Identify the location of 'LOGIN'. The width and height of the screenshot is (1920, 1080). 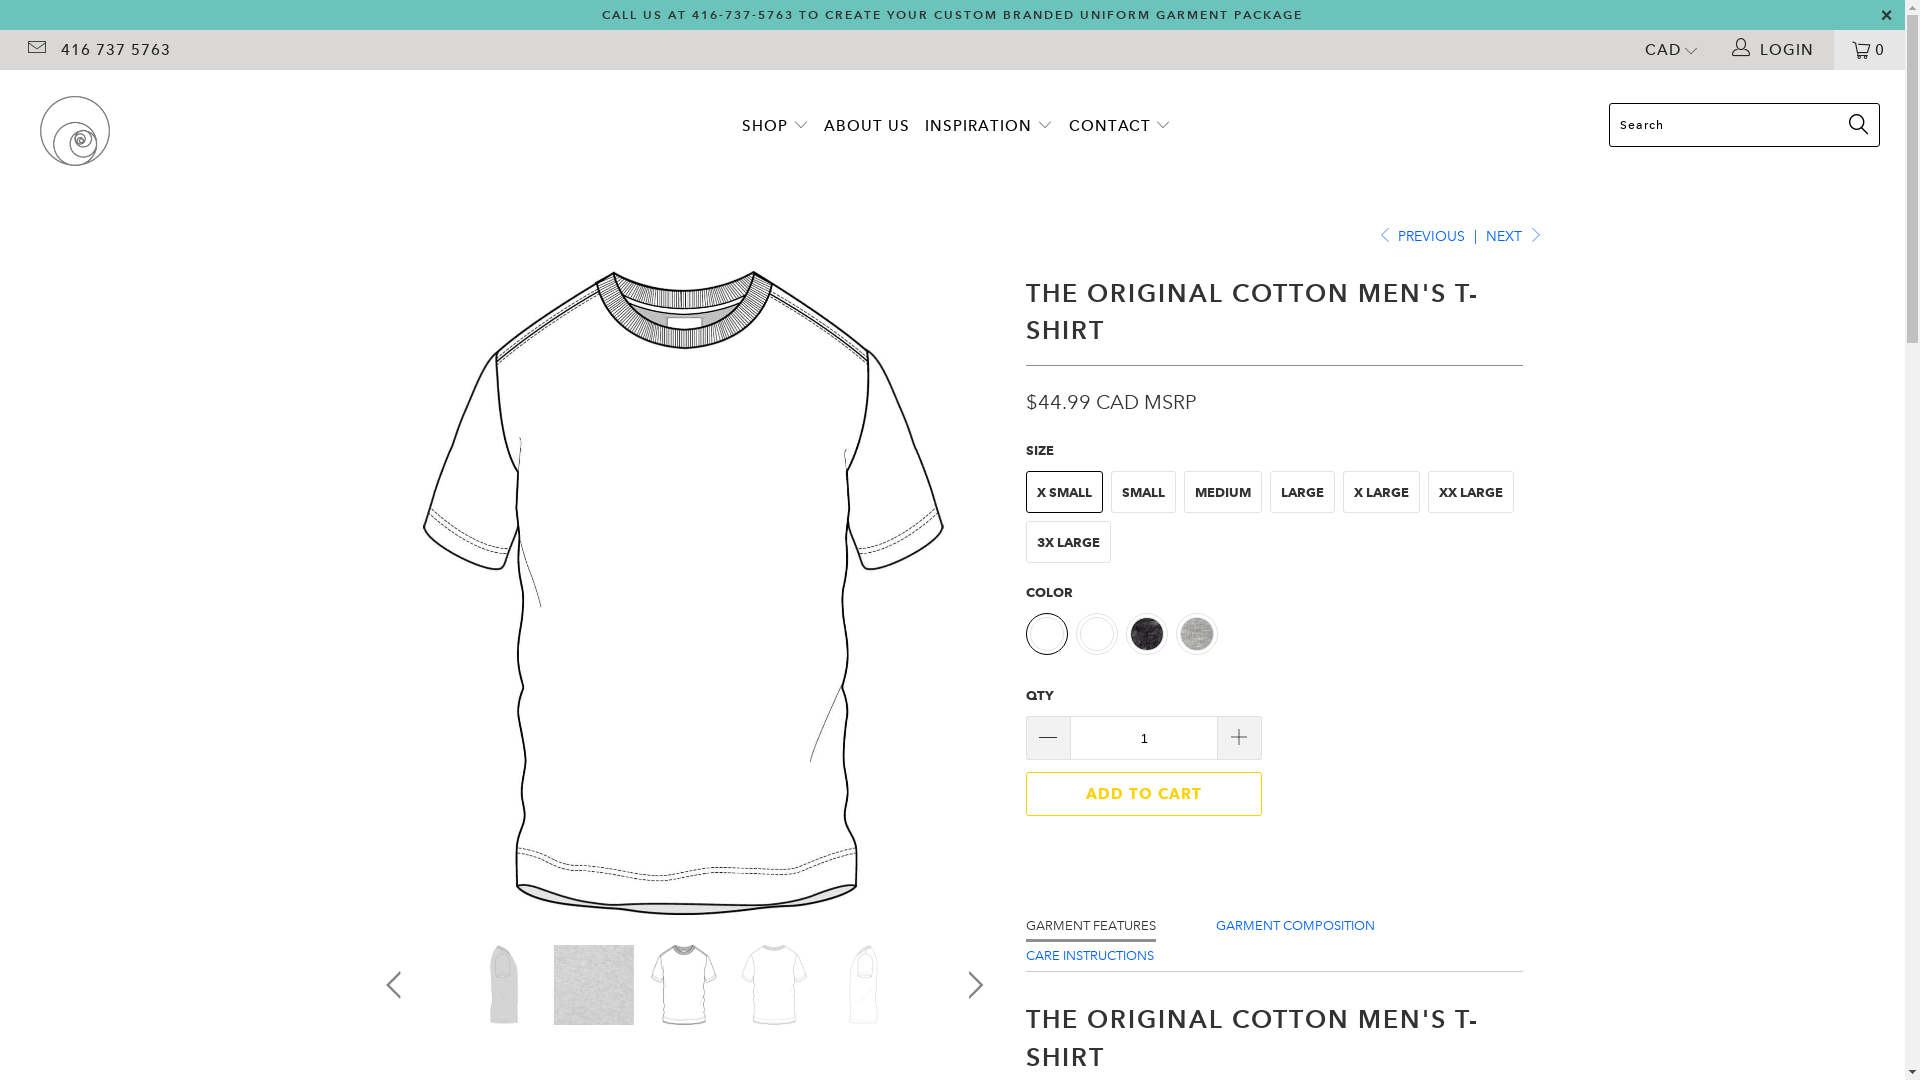
(1775, 49).